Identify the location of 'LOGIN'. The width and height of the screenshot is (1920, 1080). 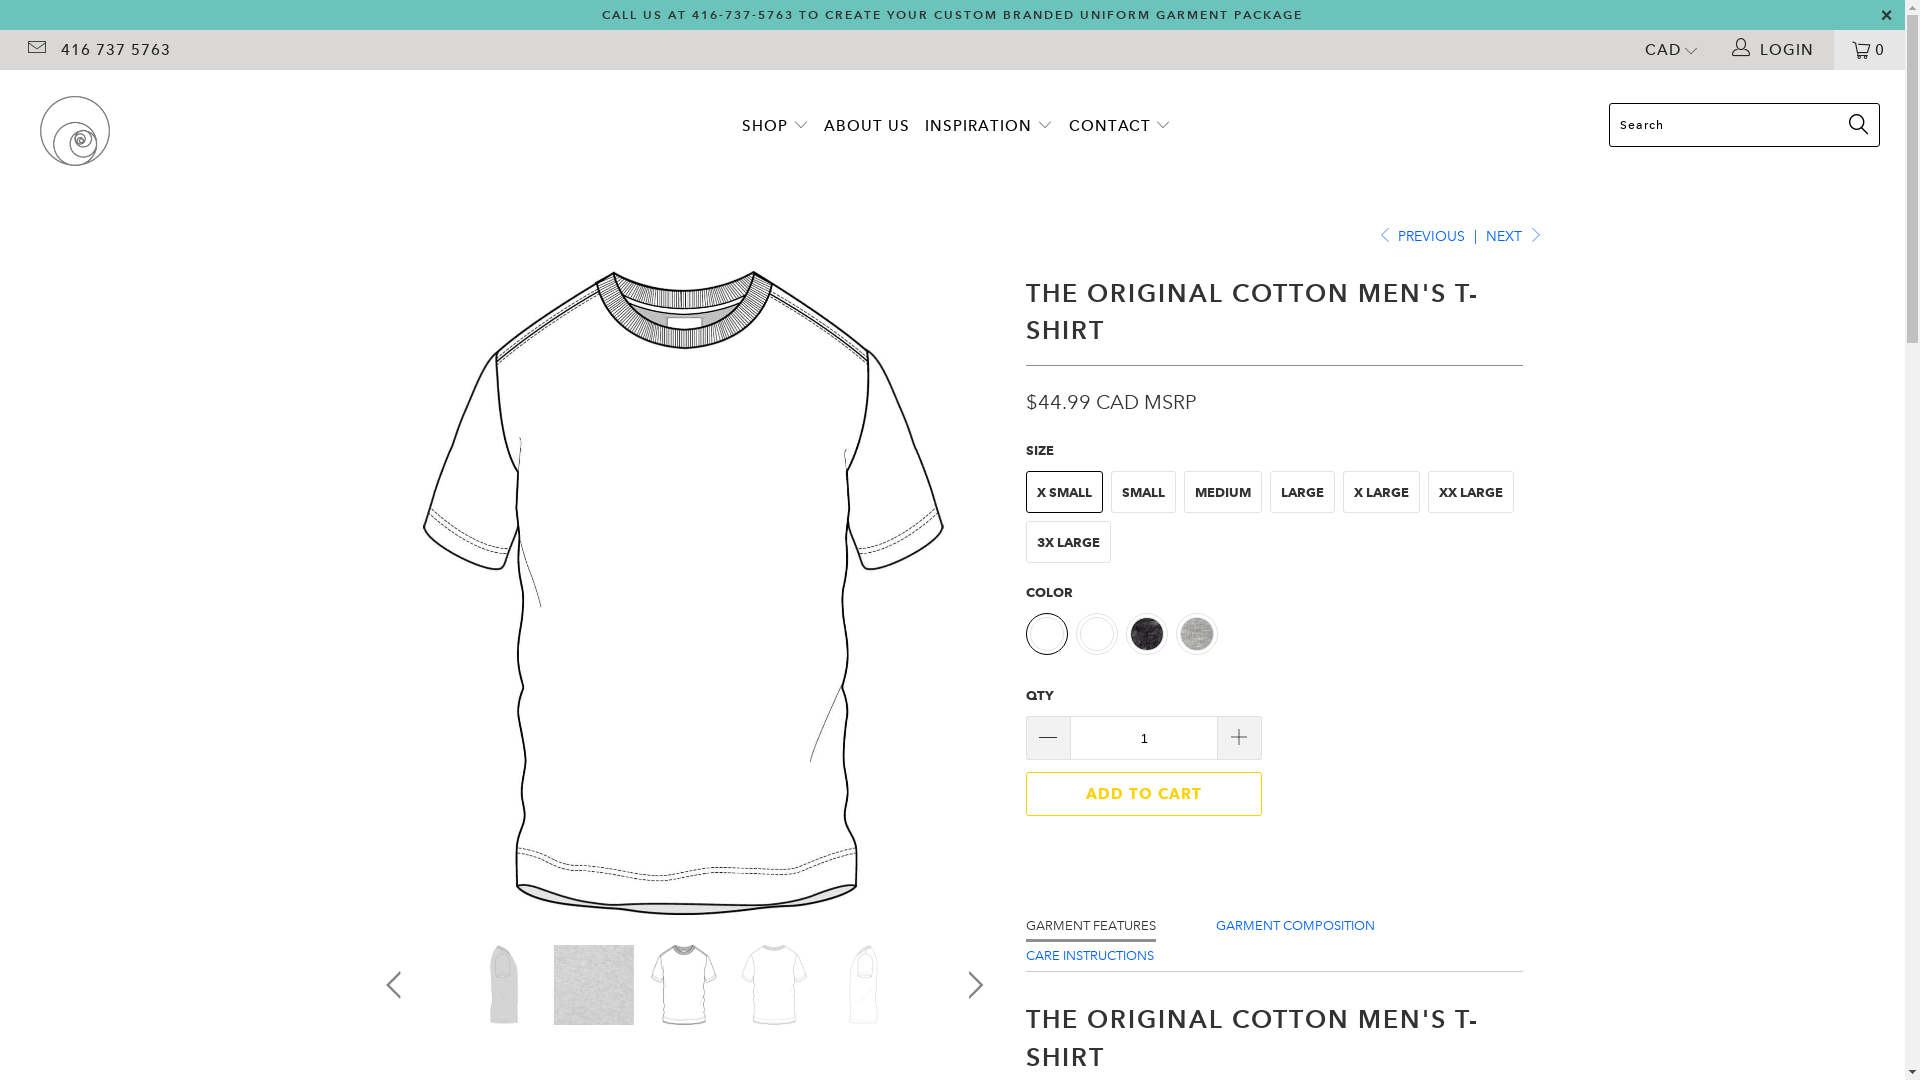
(1775, 49).